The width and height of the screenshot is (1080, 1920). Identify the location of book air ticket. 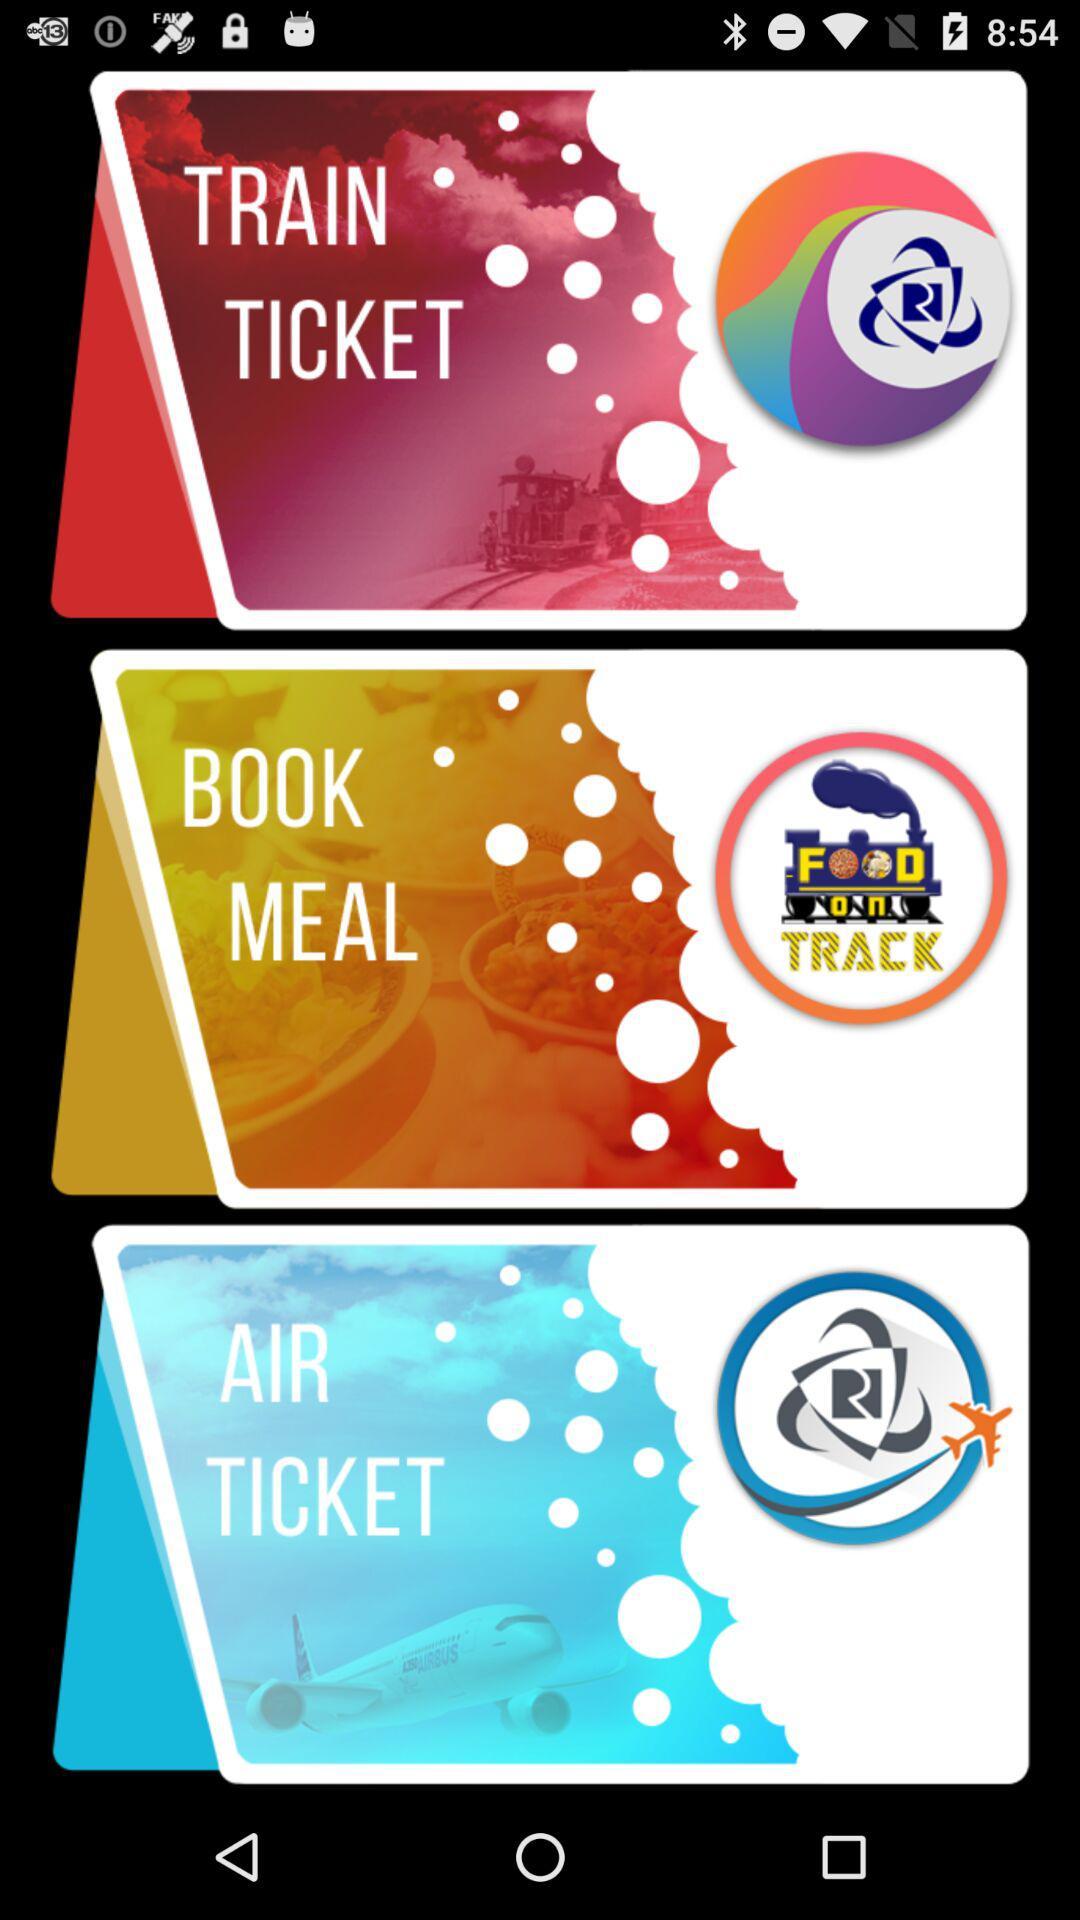
(540, 1505).